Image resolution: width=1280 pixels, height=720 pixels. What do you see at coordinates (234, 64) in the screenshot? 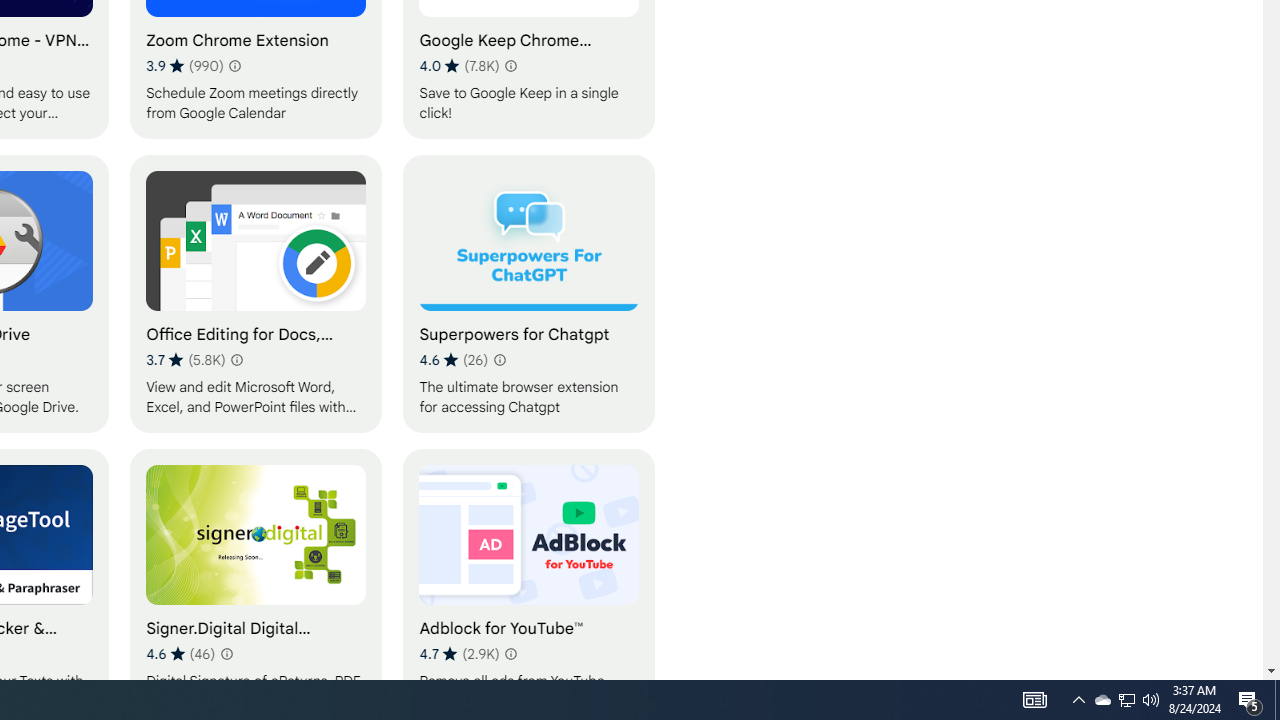
I see `'Learn more about results and reviews "Zoom Chrome Extension"'` at bounding box center [234, 64].